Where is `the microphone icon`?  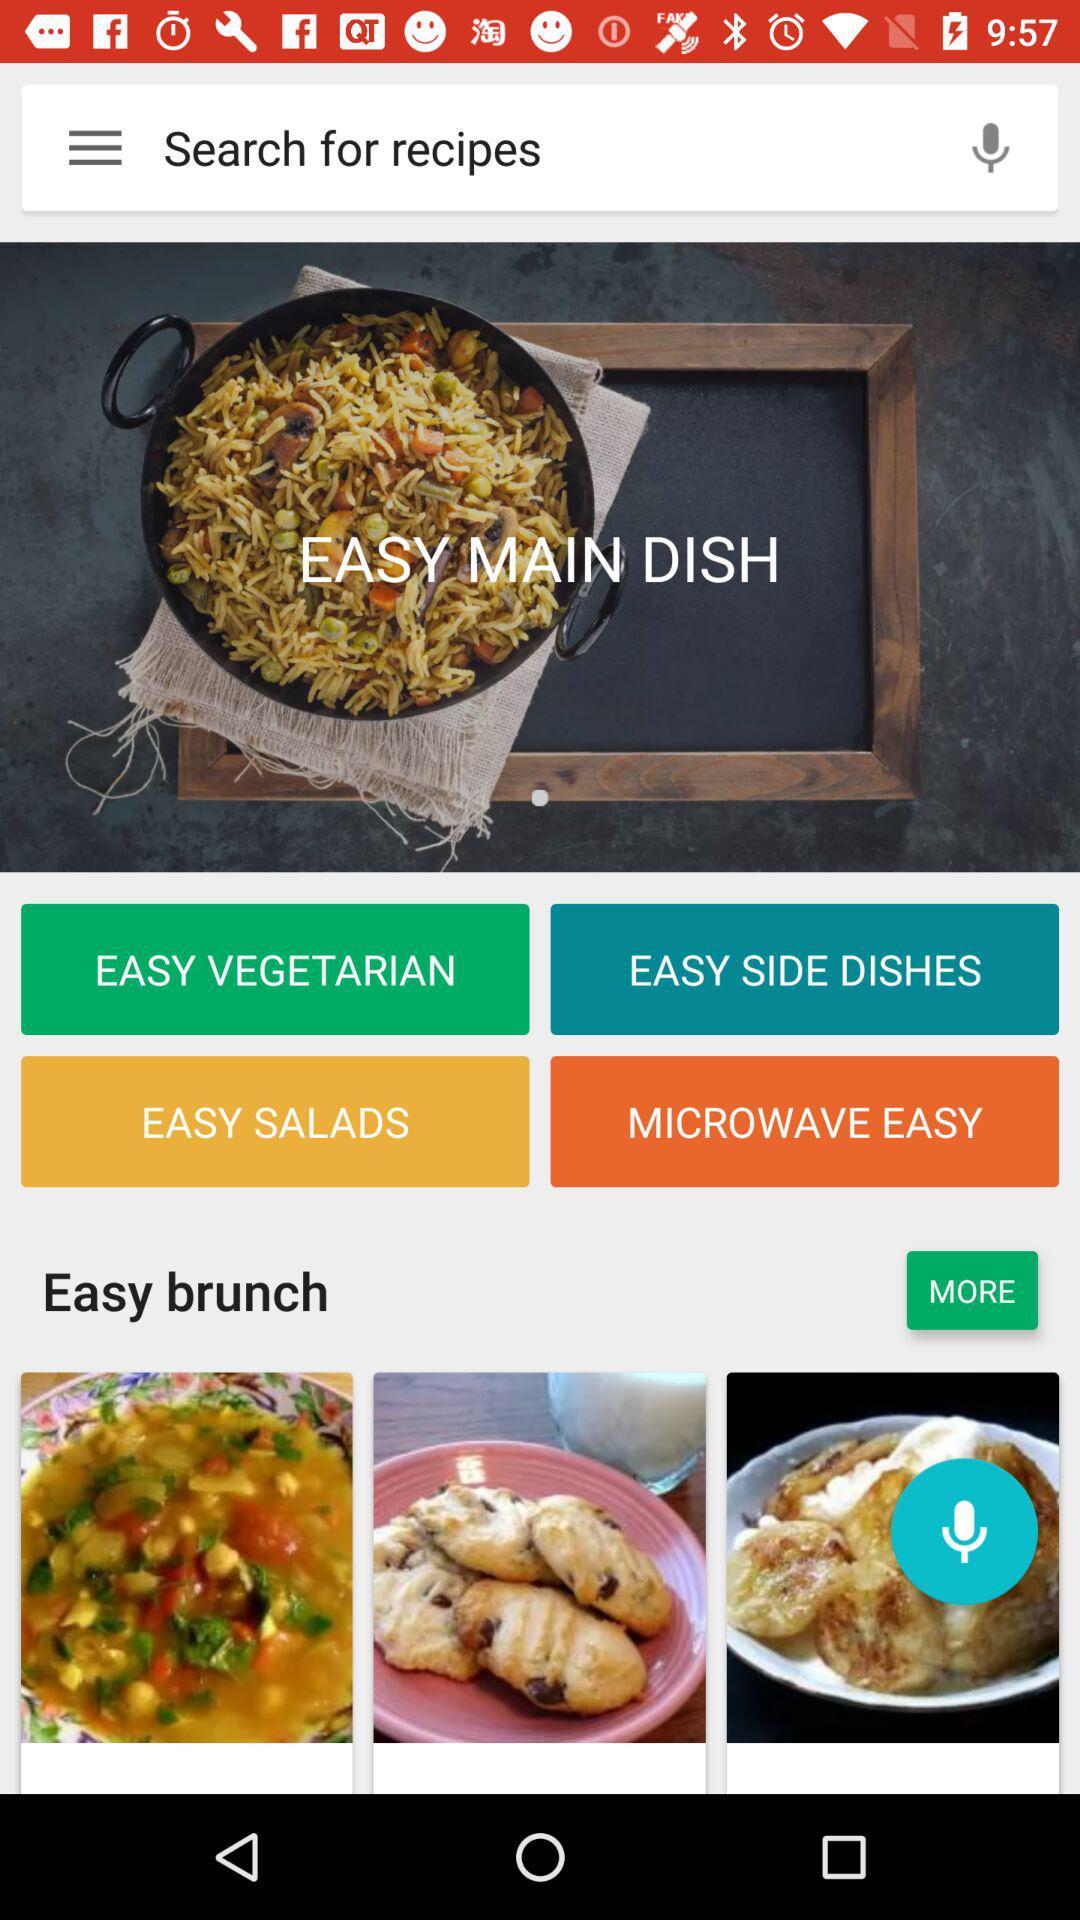 the microphone icon is located at coordinates (963, 1530).